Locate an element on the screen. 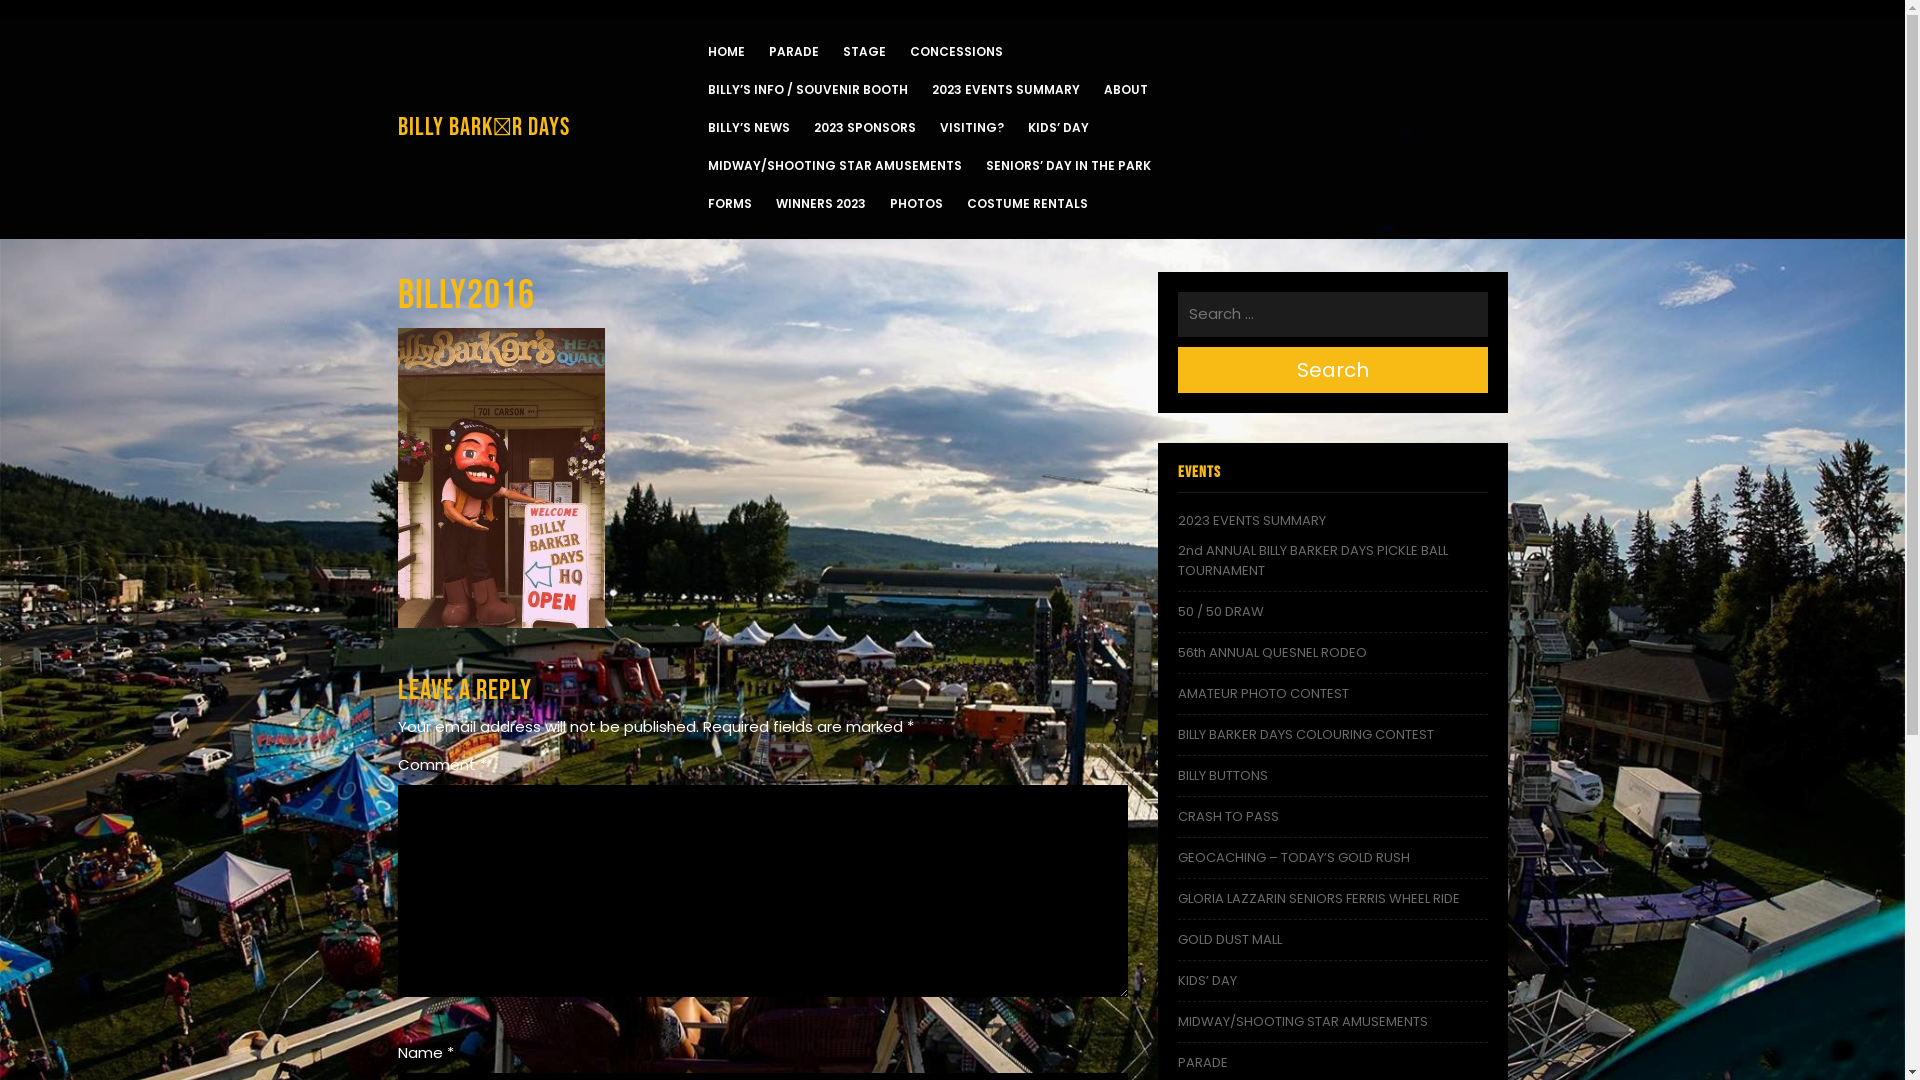 The image size is (1920, 1080). 'VISITING?' is located at coordinates (971, 127).